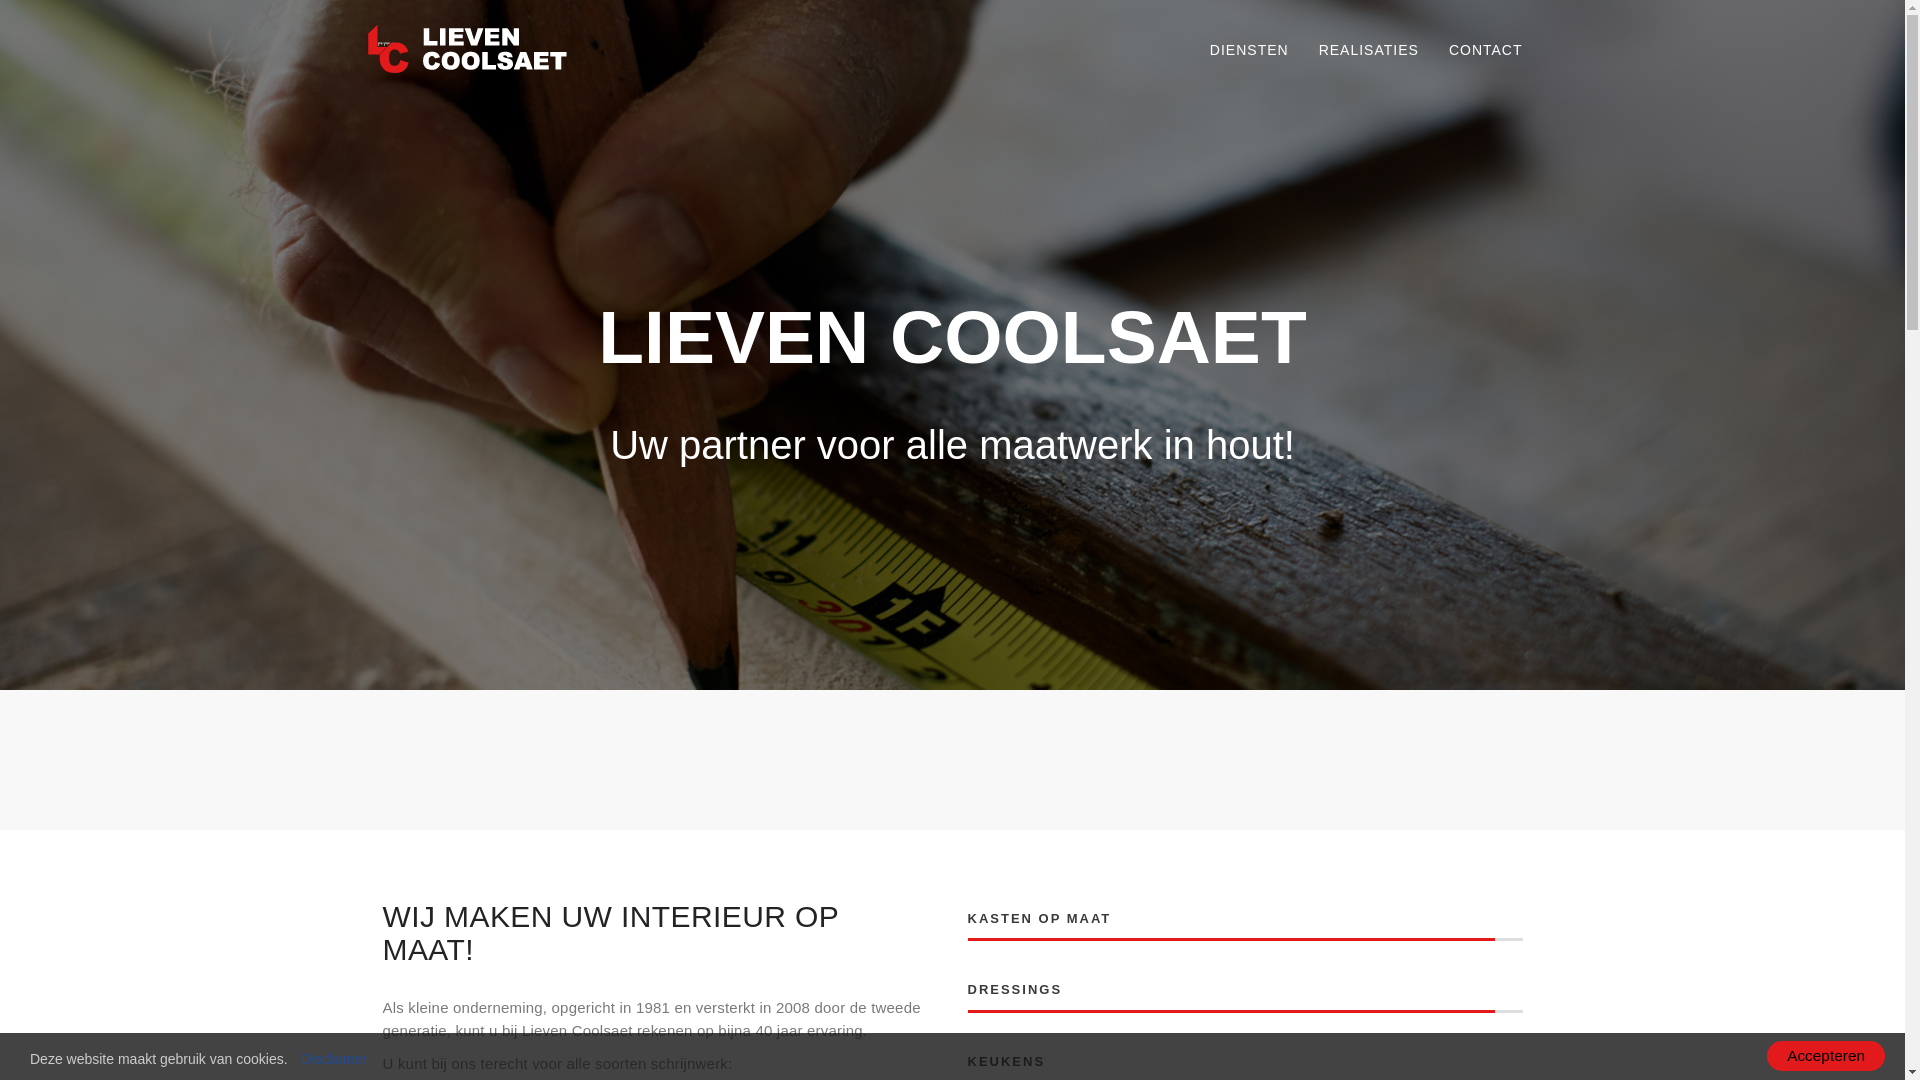 The width and height of the screenshot is (1920, 1080). Describe the element at coordinates (333, 1058) in the screenshot. I see `'Disclaimer'` at that location.